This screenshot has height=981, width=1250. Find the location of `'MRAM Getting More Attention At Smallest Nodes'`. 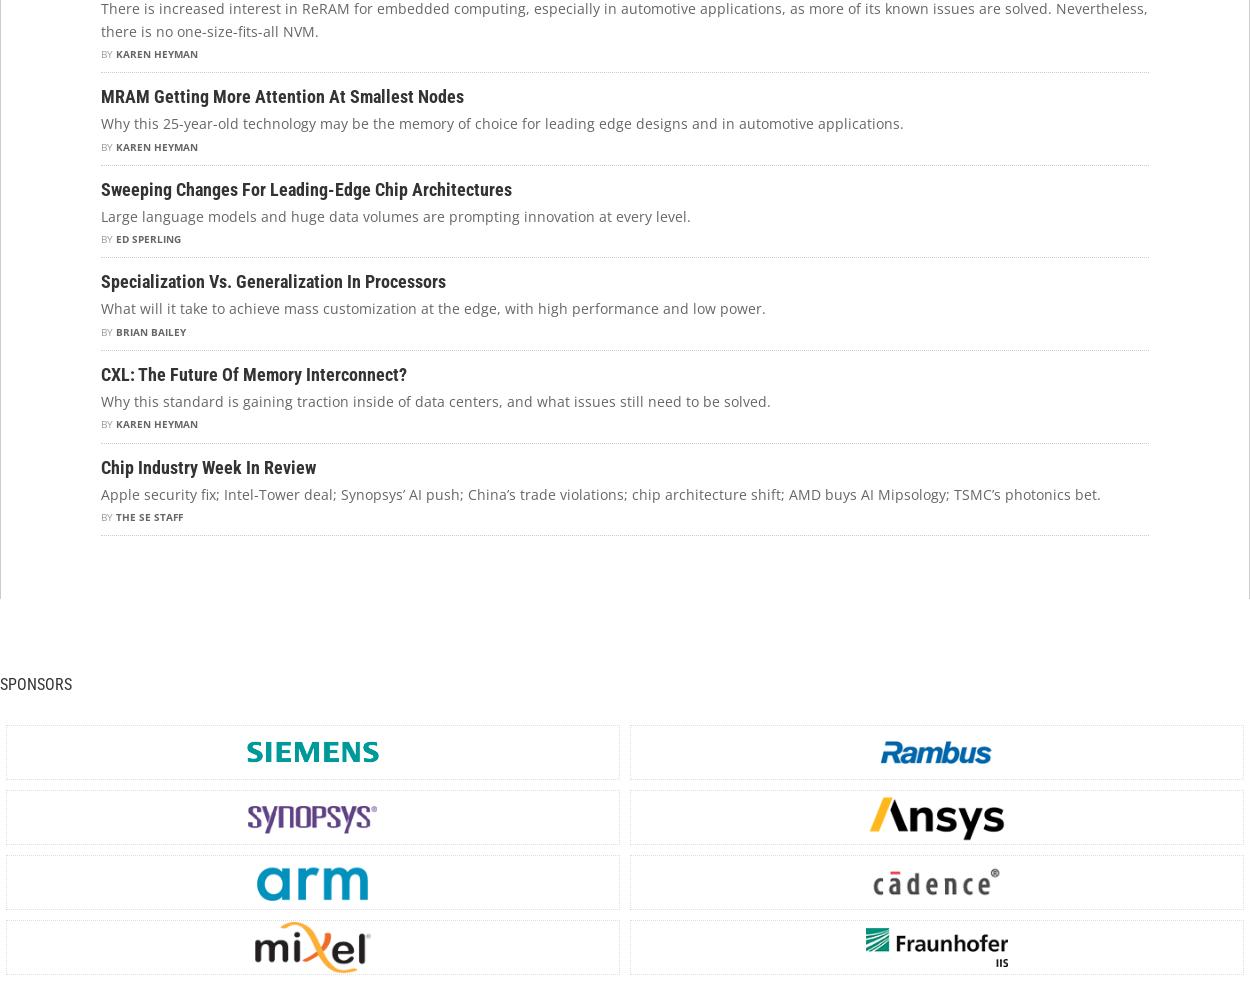

'MRAM Getting More Attention At Smallest Nodes' is located at coordinates (282, 95).